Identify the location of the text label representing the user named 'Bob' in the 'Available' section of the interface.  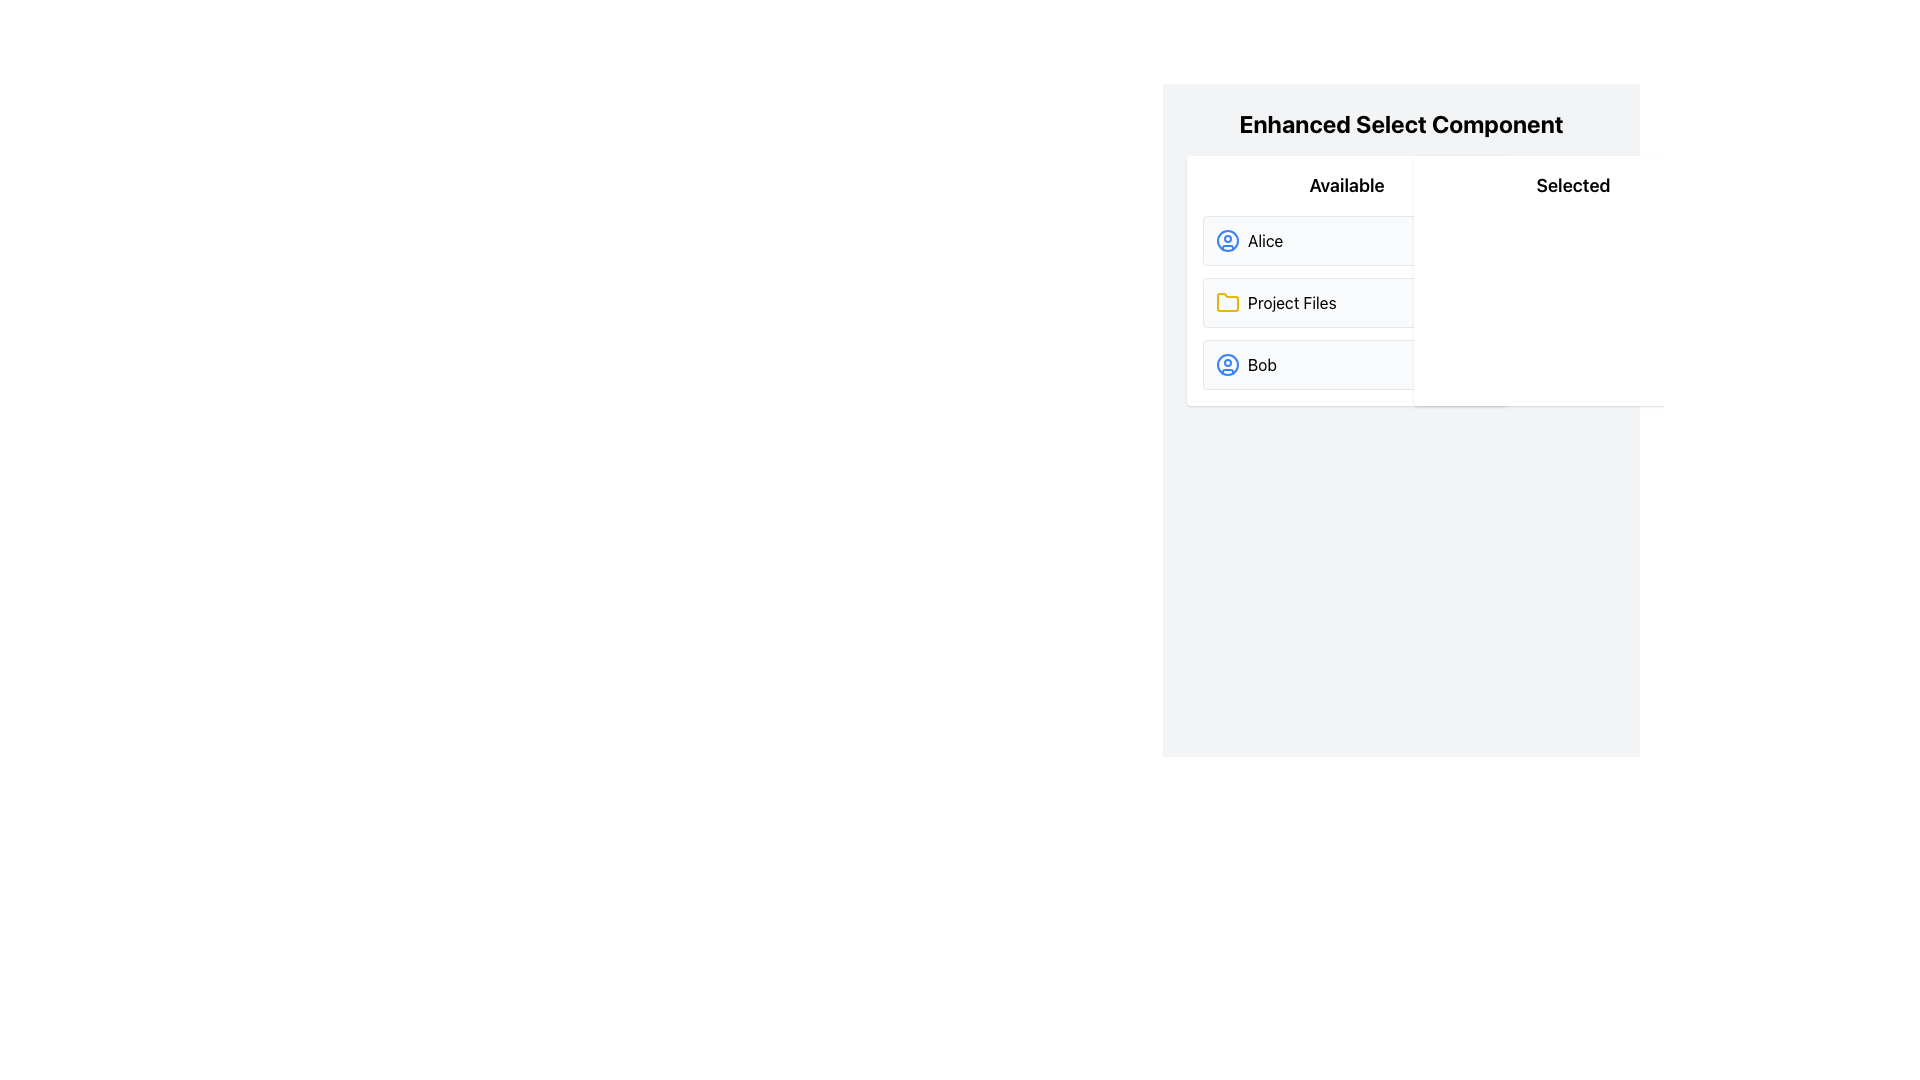
(1261, 365).